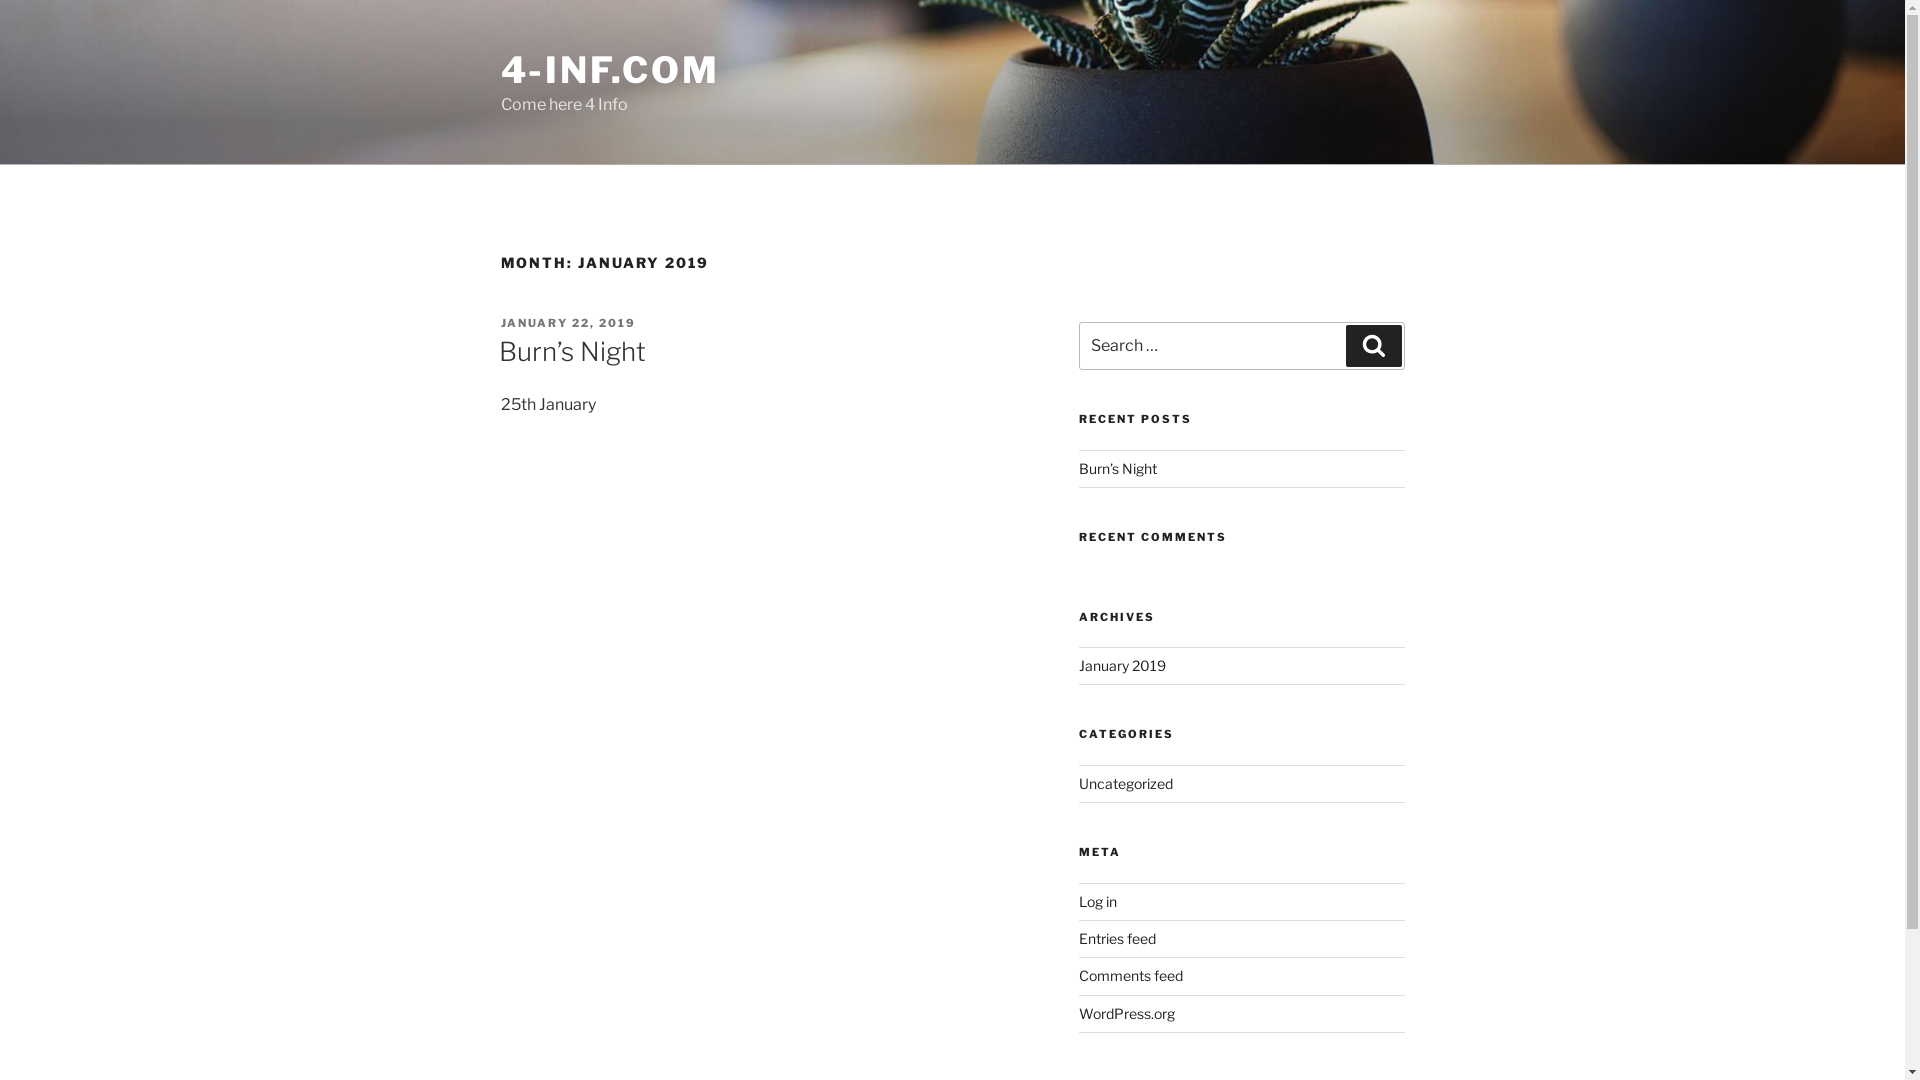 The image size is (1920, 1080). I want to click on 'WordPress.org', so click(1127, 1013).